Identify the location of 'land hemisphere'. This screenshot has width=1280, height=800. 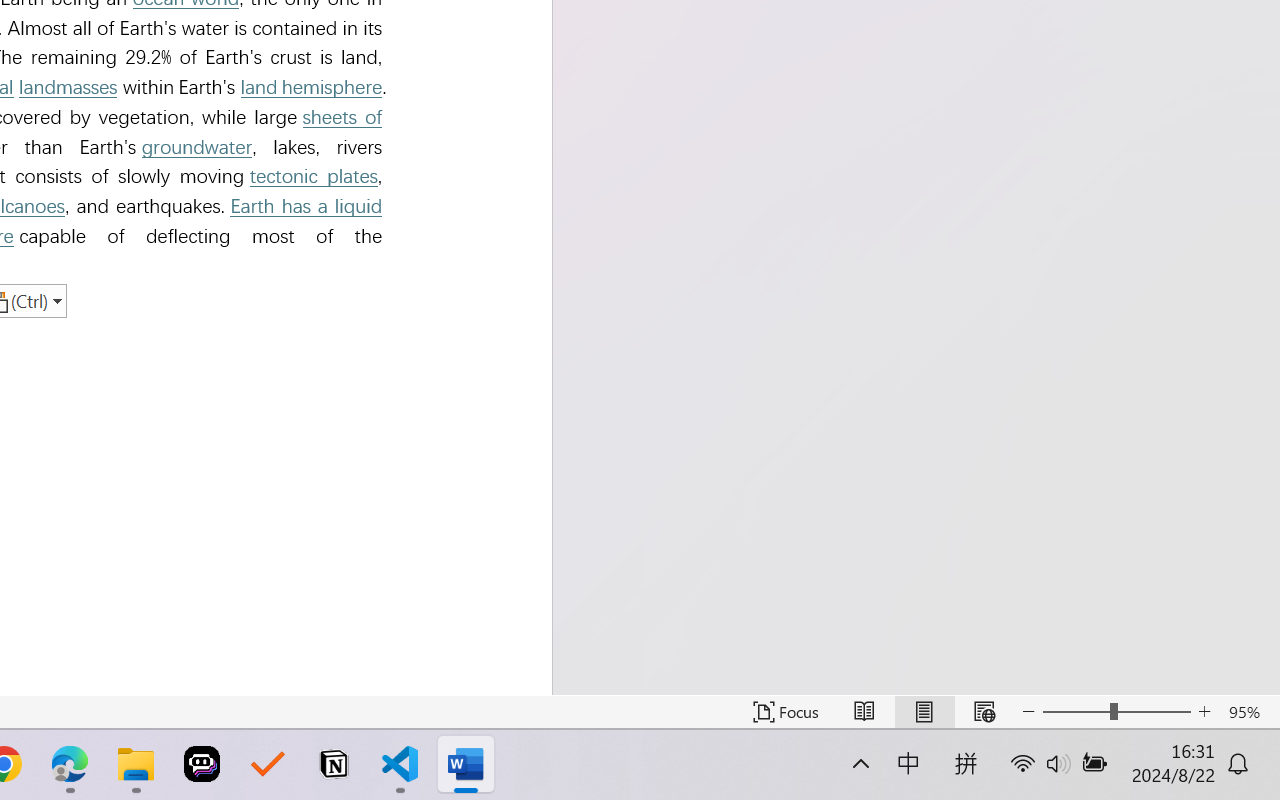
(310, 87).